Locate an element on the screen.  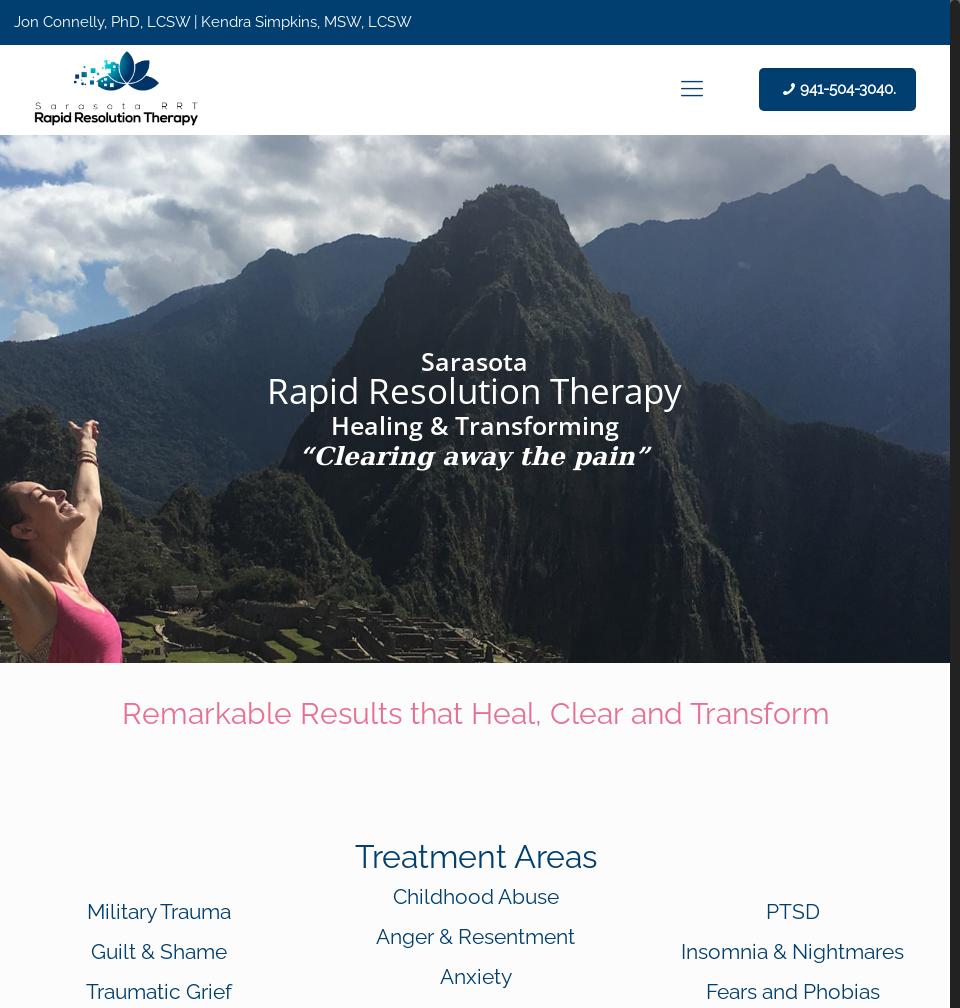
'Childhood Abuse' is located at coordinates (475, 896).